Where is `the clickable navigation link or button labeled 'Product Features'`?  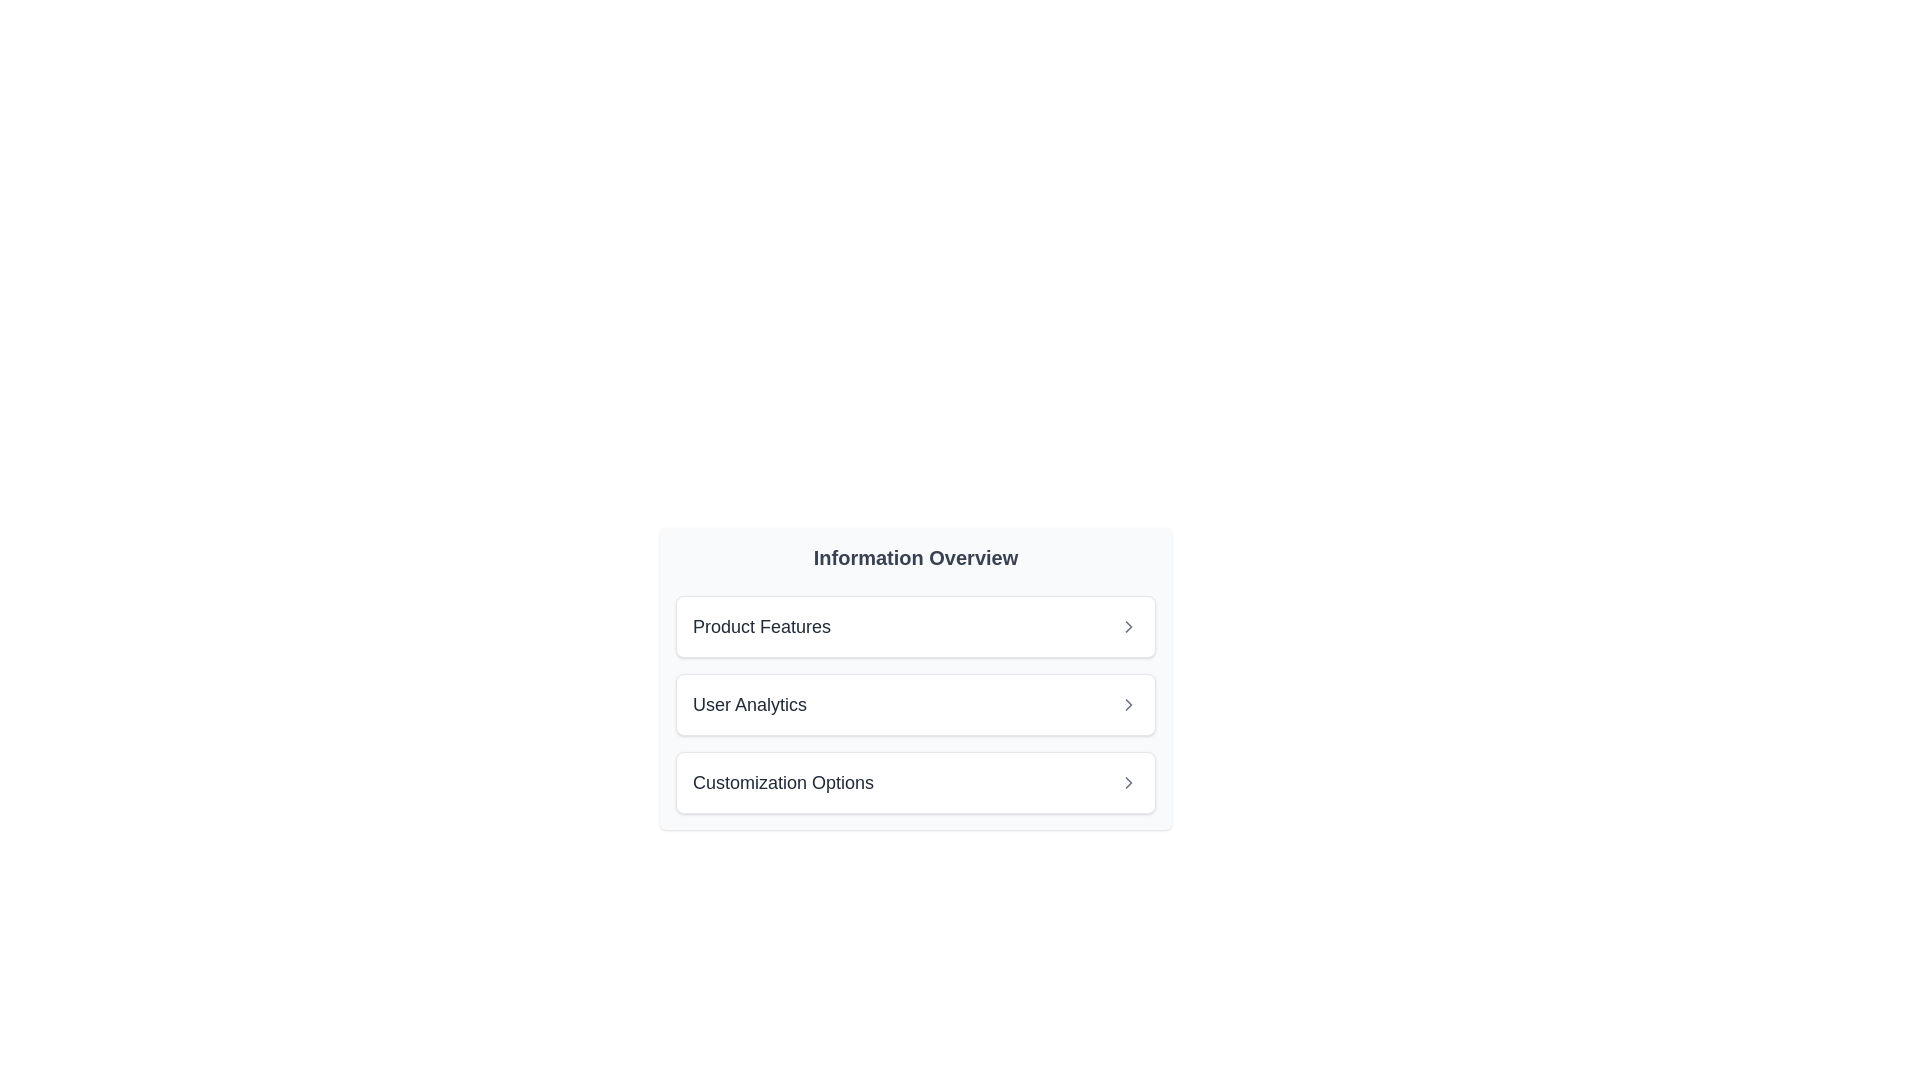
the clickable navigation link or button labeled 'Product Features' is located at coordinates (915, 626).